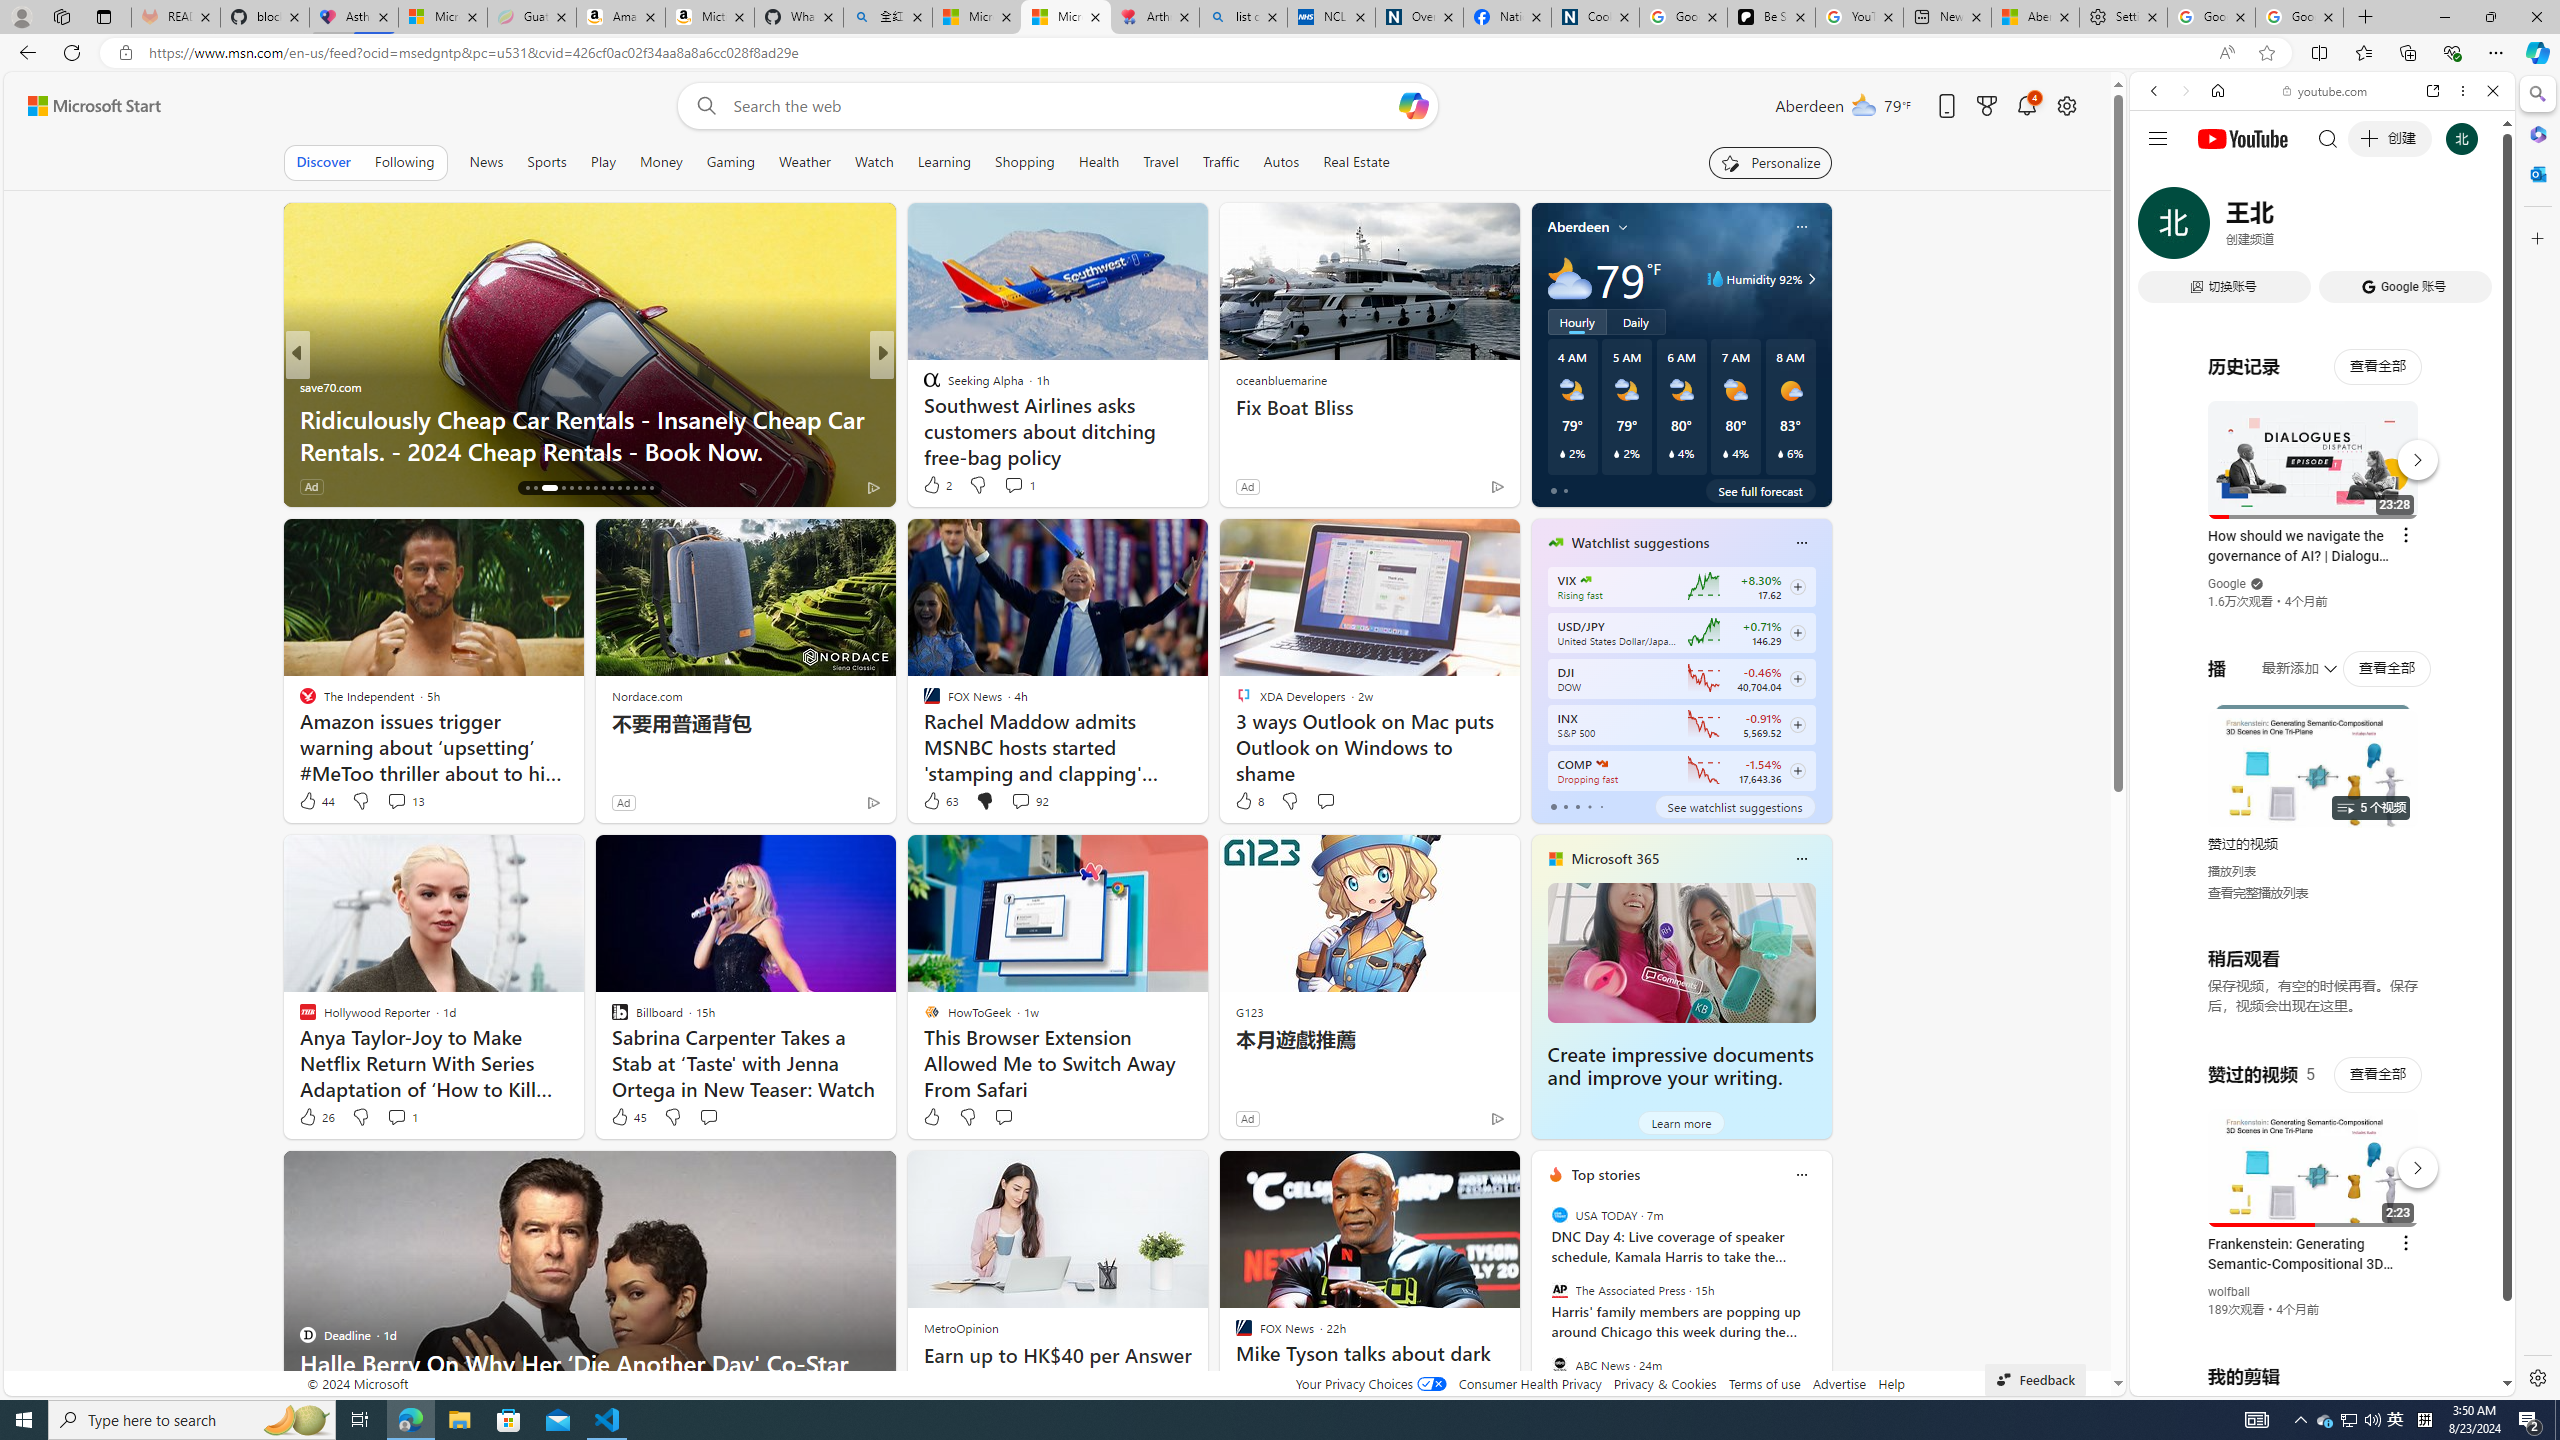 This screenshot has height=1440, width=2560. Describe the element at coordinates (1552, 807) in the screenshot. I see `'tab-0'` at that location.